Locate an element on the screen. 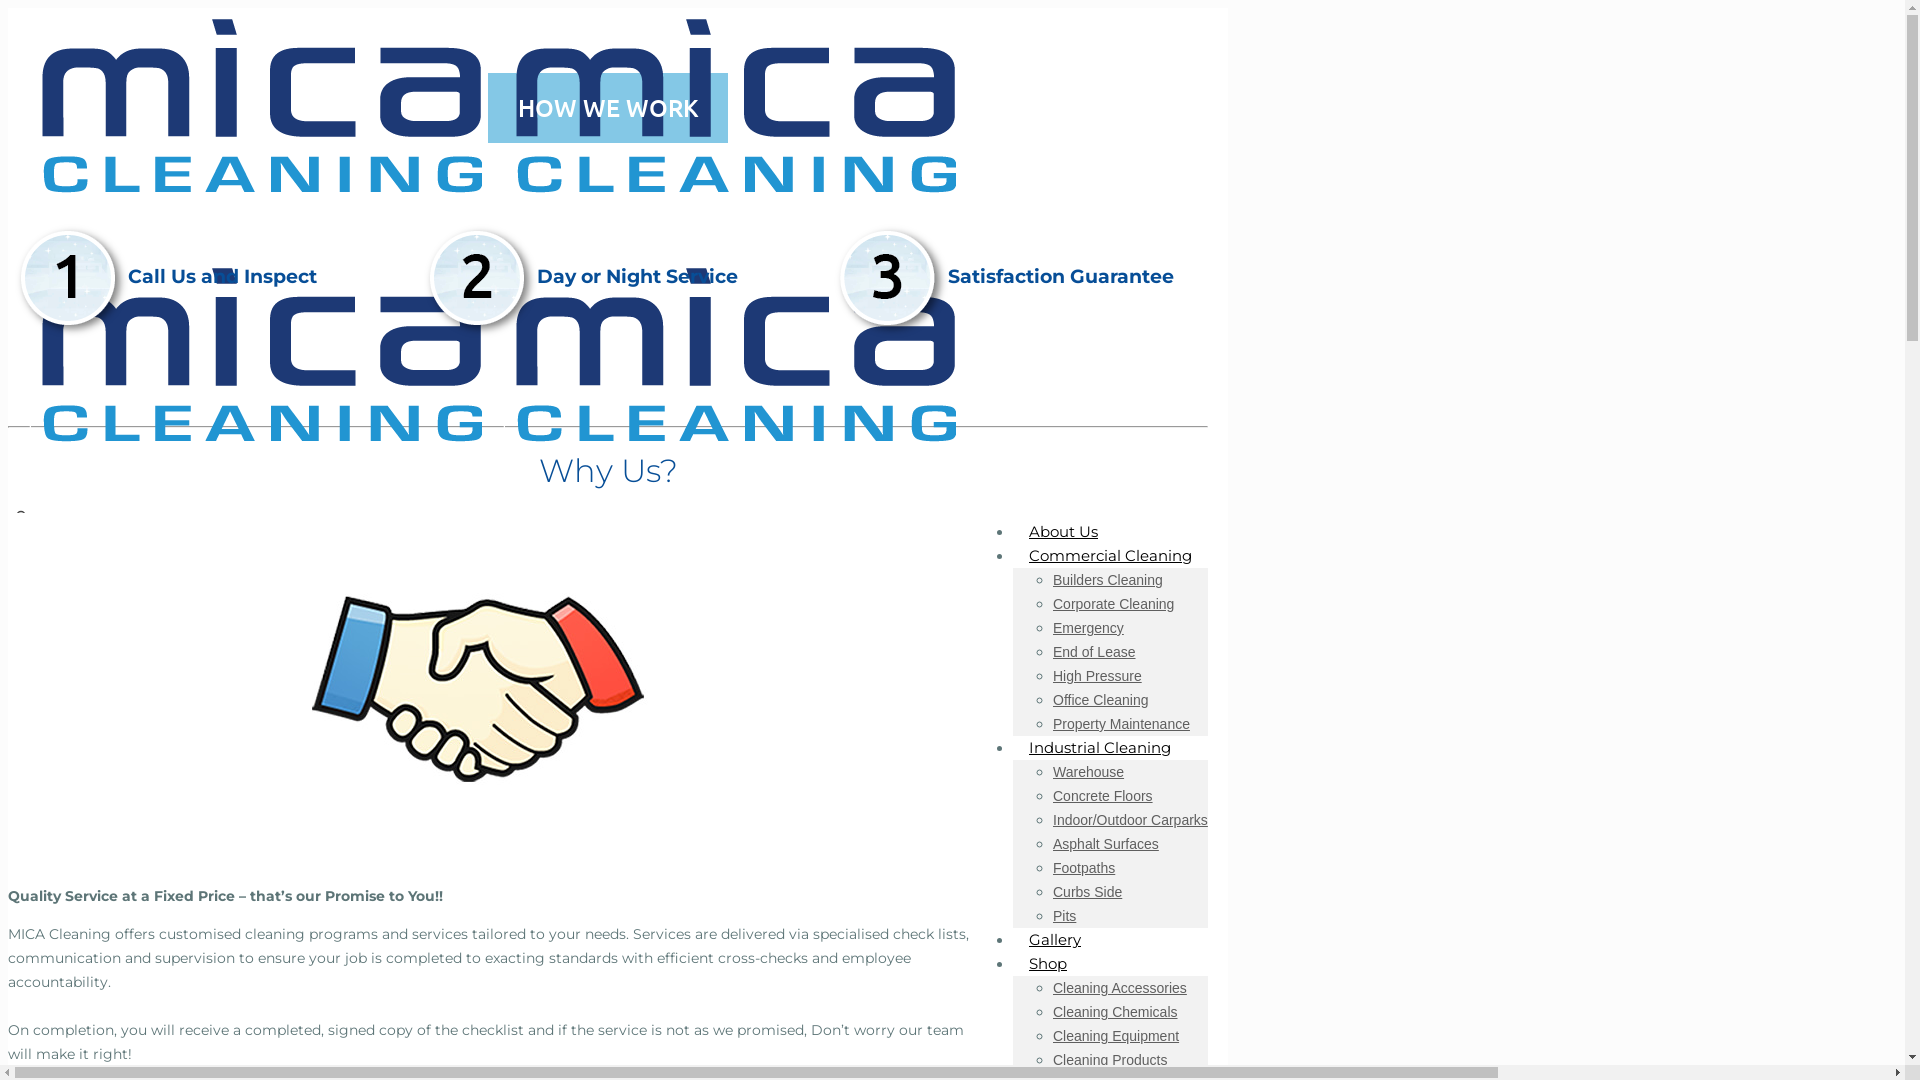 The image size is (1920, 1080). 'Cleaning Equipment' is located at coordinates (1115, 1035).